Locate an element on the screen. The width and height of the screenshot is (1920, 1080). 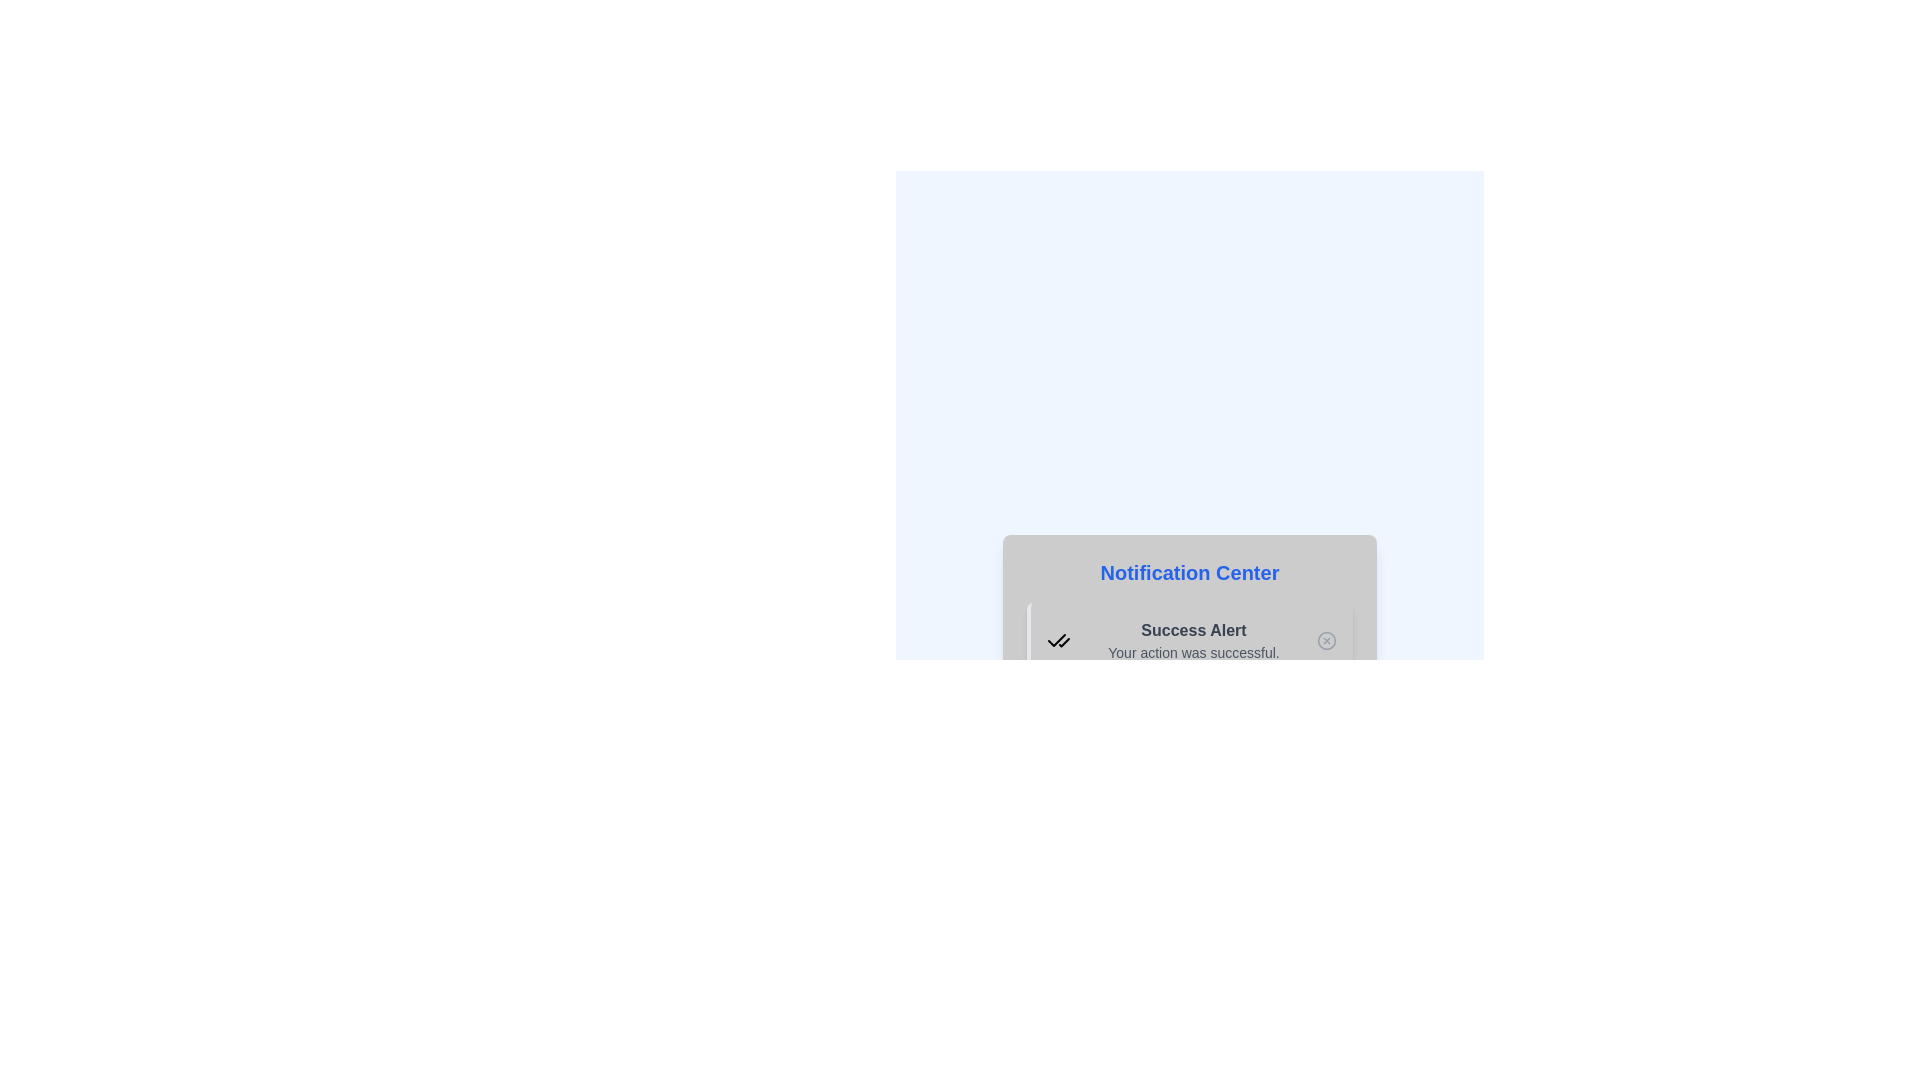
the green icon located within the notification message box, which is positioned to the left of the success message text is located at coordinates (1058, 640).